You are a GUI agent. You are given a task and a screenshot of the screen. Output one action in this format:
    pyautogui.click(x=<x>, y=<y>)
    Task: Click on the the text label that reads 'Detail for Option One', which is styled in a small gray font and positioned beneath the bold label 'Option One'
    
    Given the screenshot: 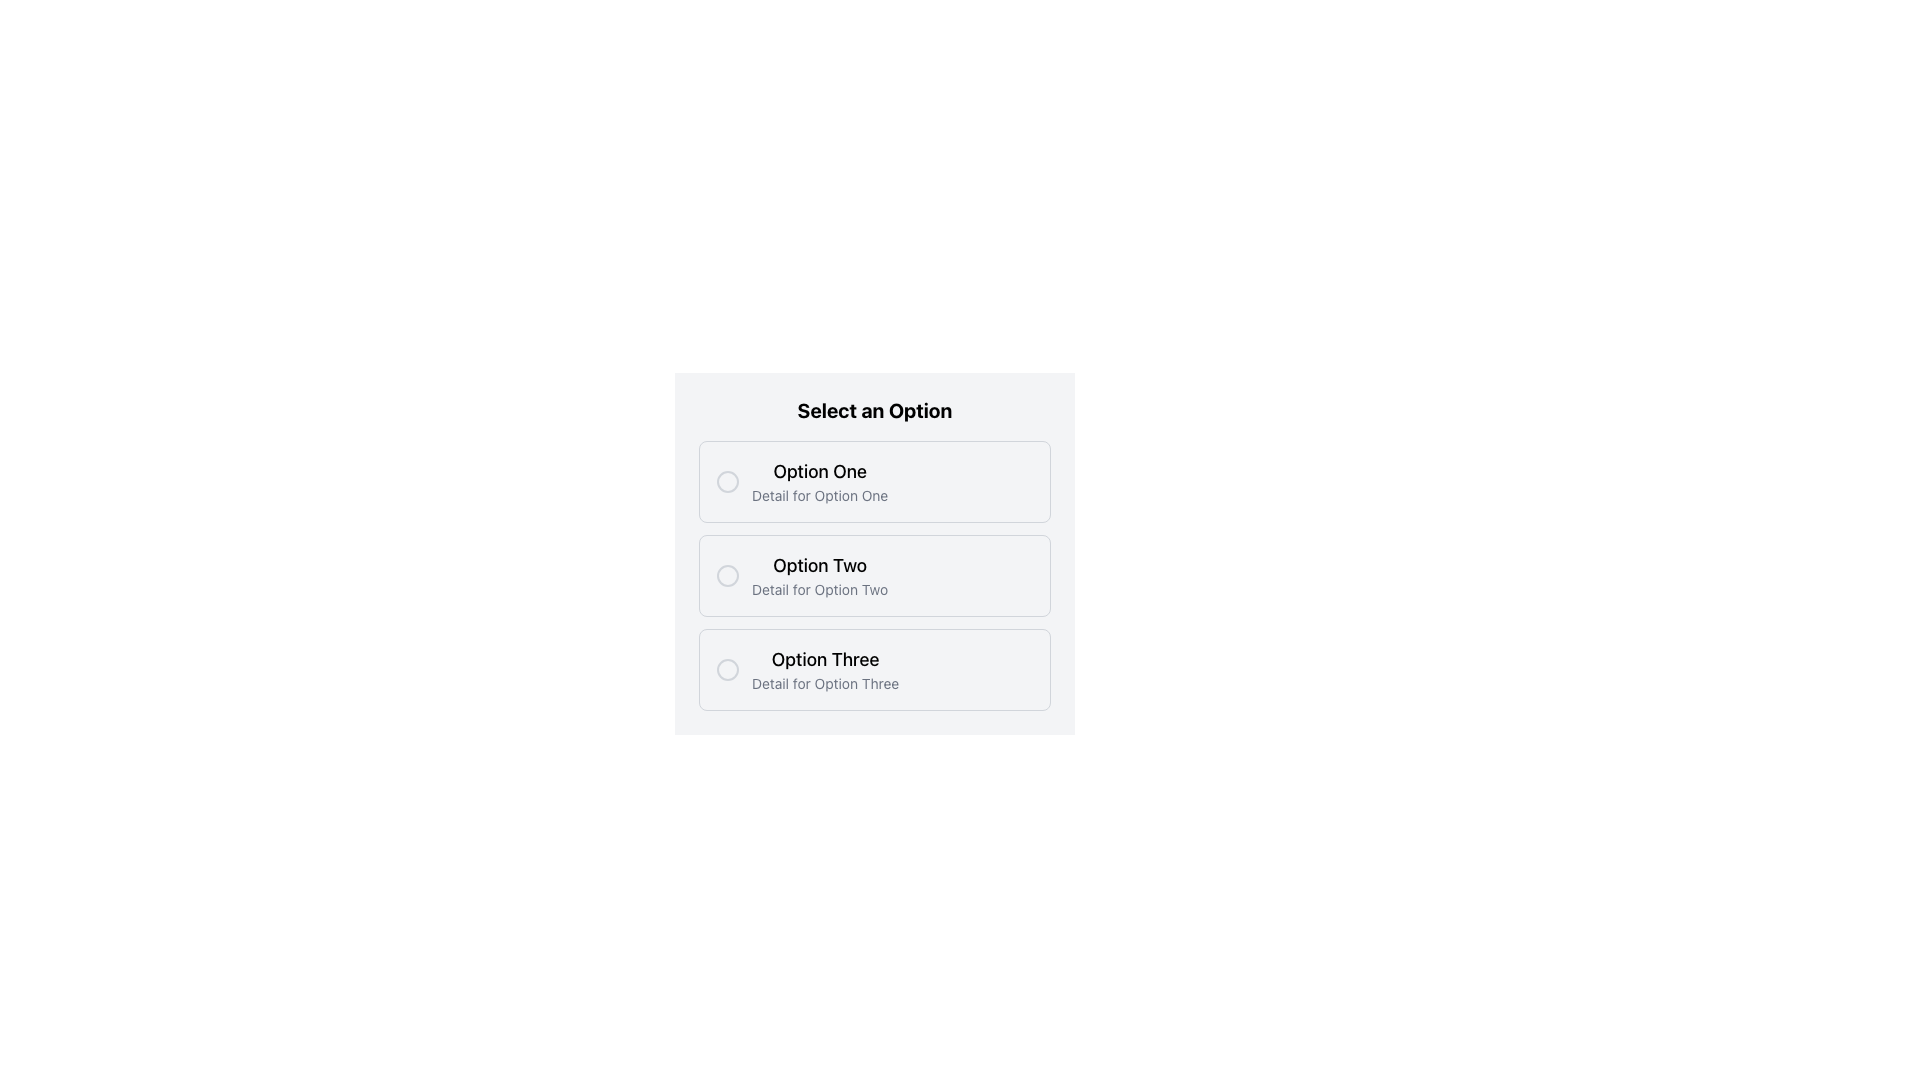 What is the action you would take?
    pyautogui.click(x=820, y=495)
    